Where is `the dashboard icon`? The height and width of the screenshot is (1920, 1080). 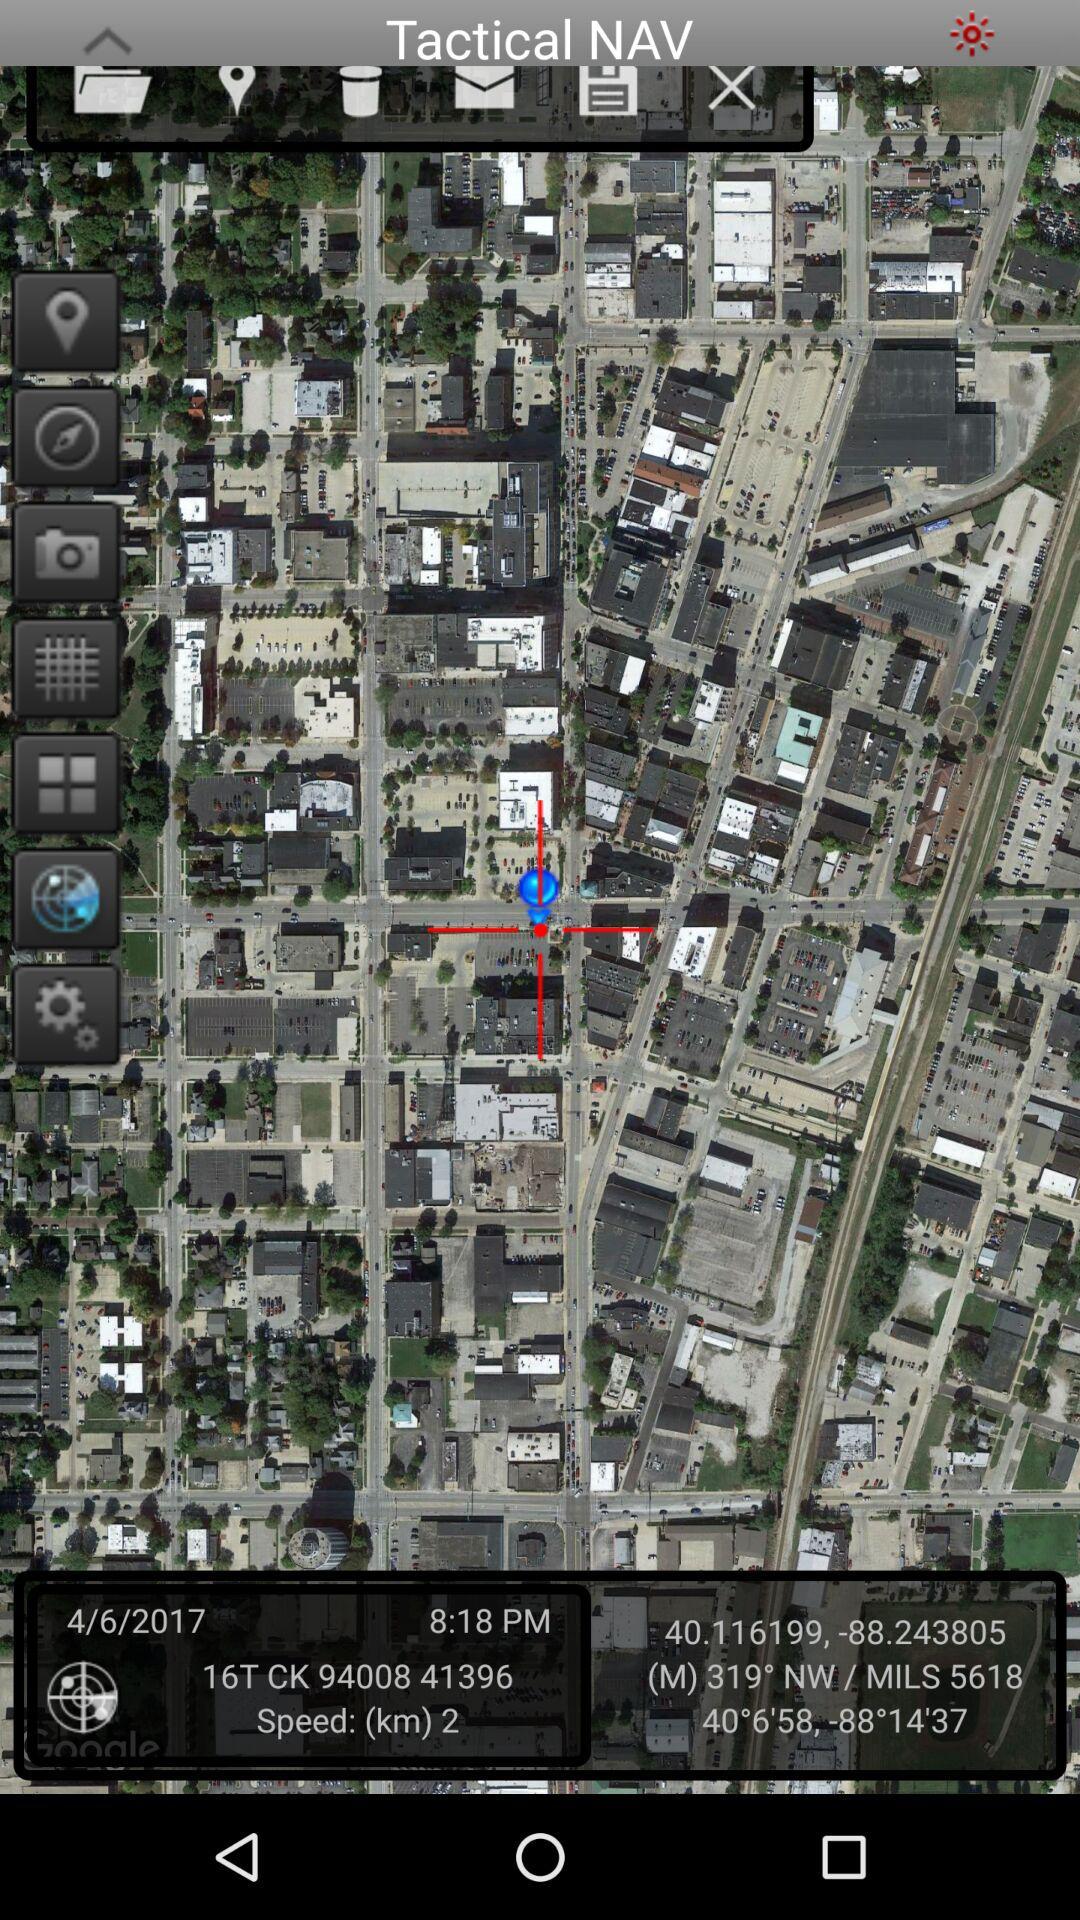 the dashboard icon is located at coordinates (58, 838).